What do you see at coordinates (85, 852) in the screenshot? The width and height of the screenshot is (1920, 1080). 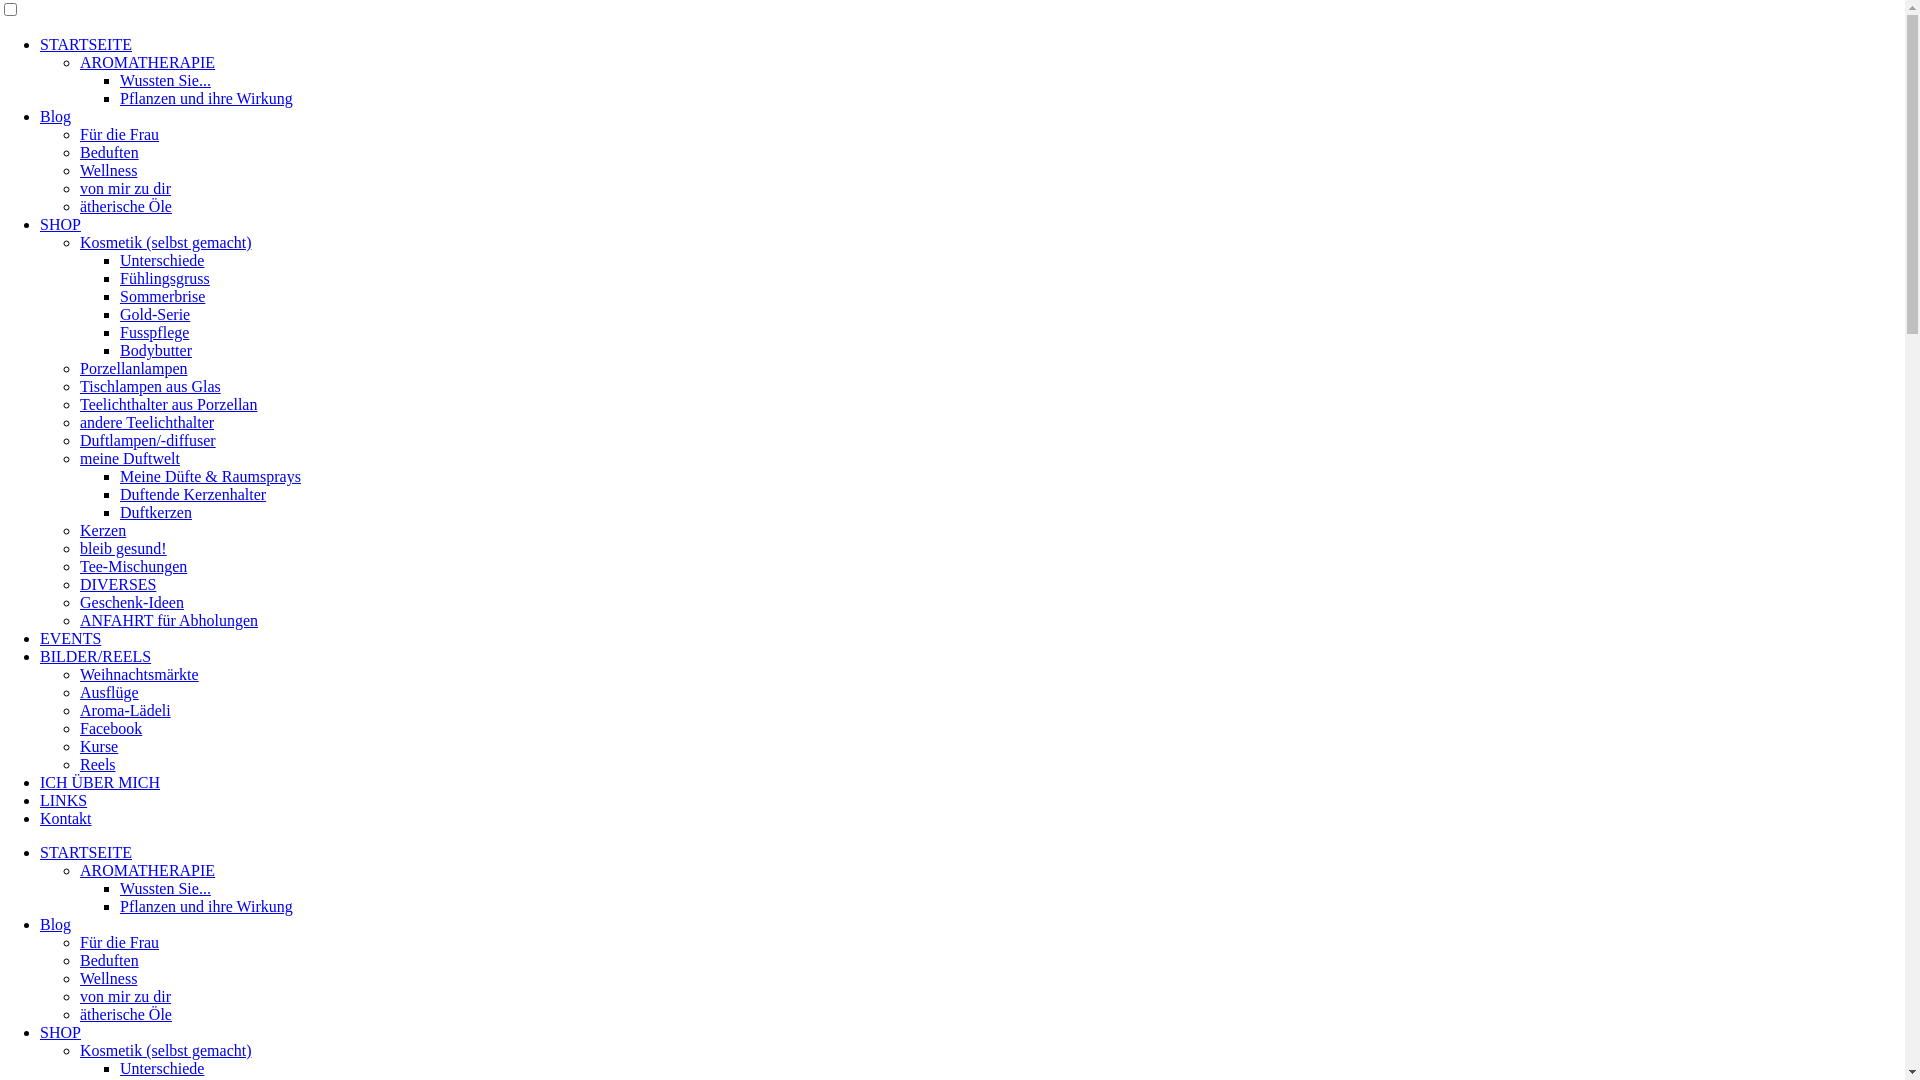 I see `'STARTSEITE'` at bounding box center [85, 852].